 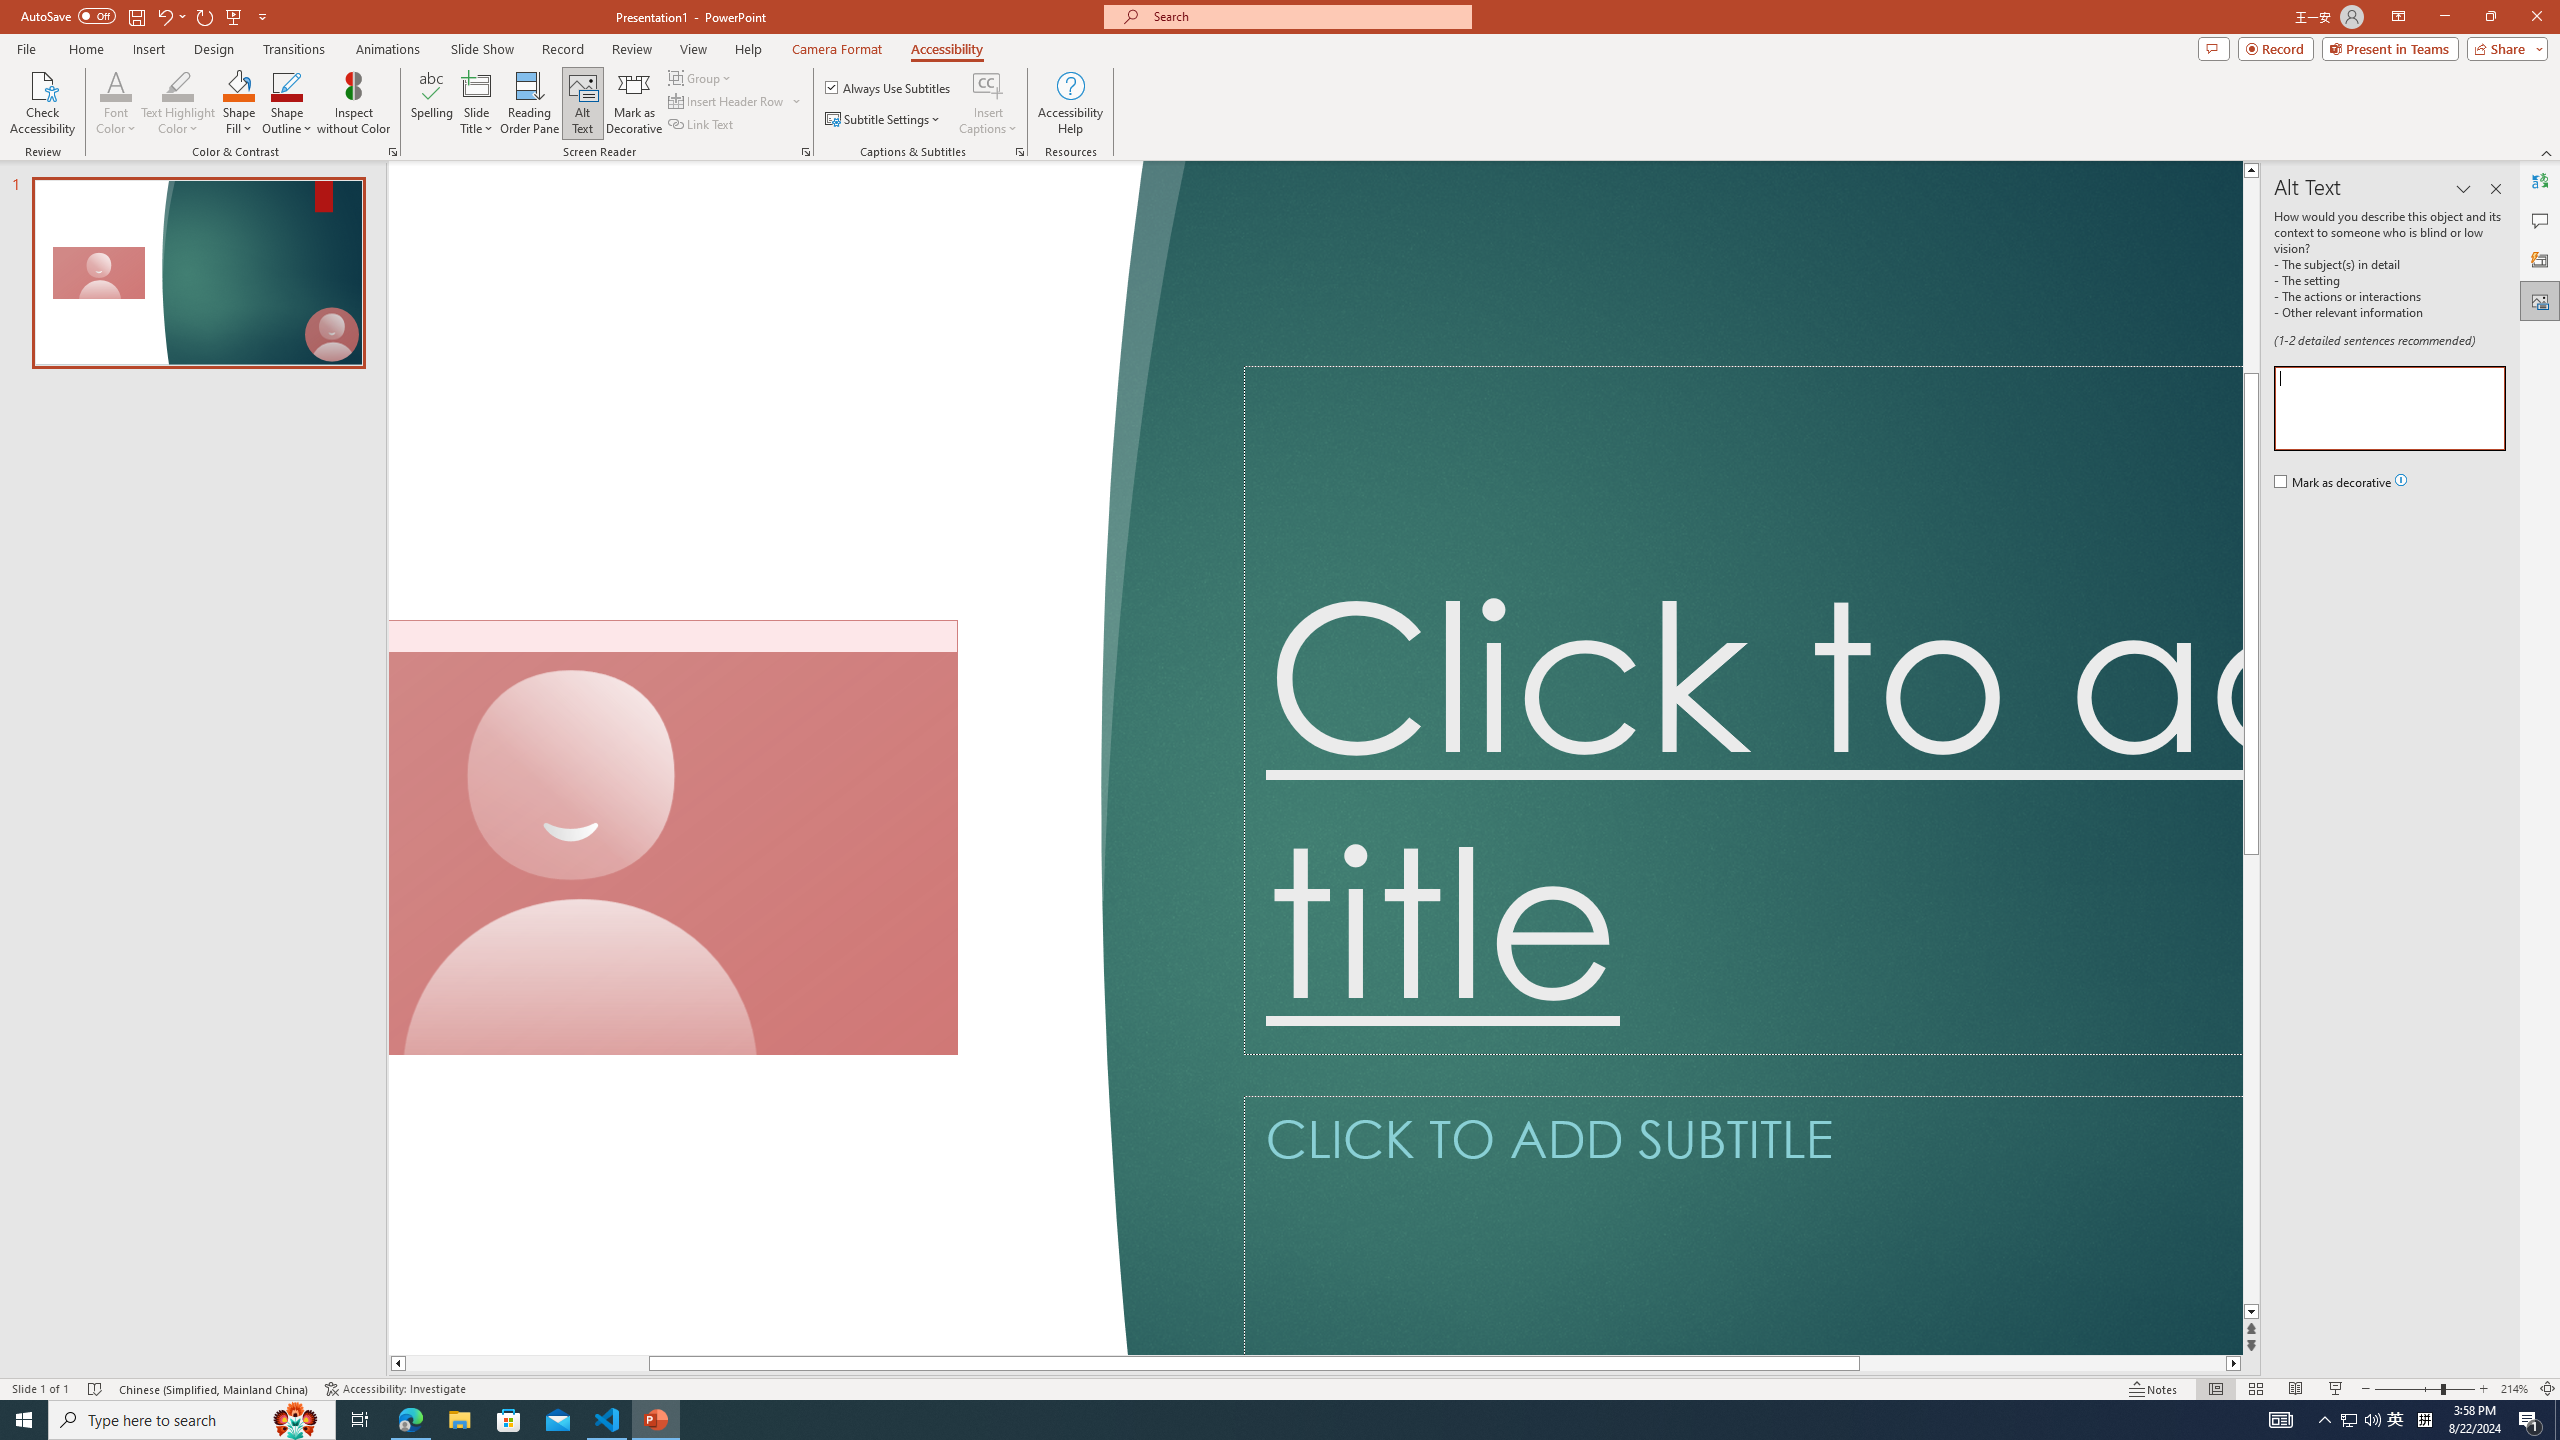 I want to click on 'Link Text', so click(x=701, y=122).